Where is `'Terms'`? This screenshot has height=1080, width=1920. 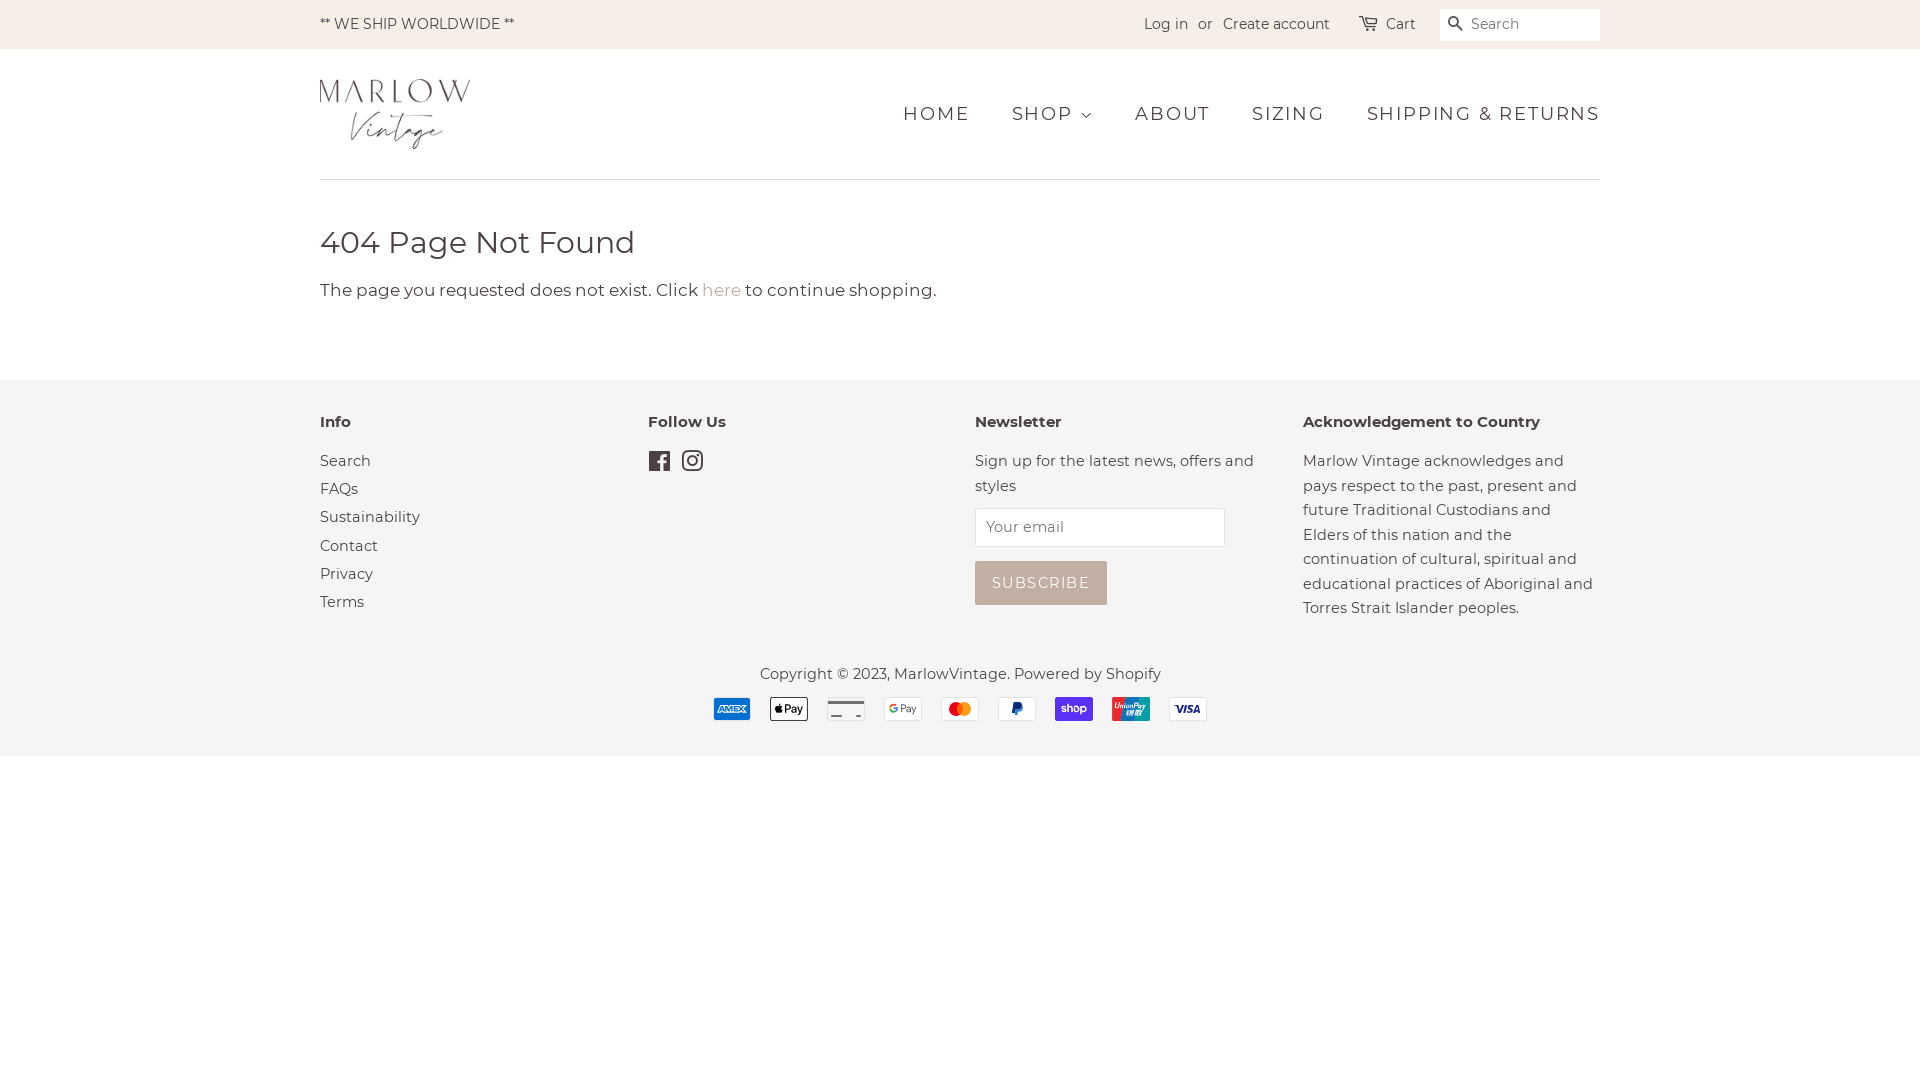
'Terms' is located at coordinates (320, 600).